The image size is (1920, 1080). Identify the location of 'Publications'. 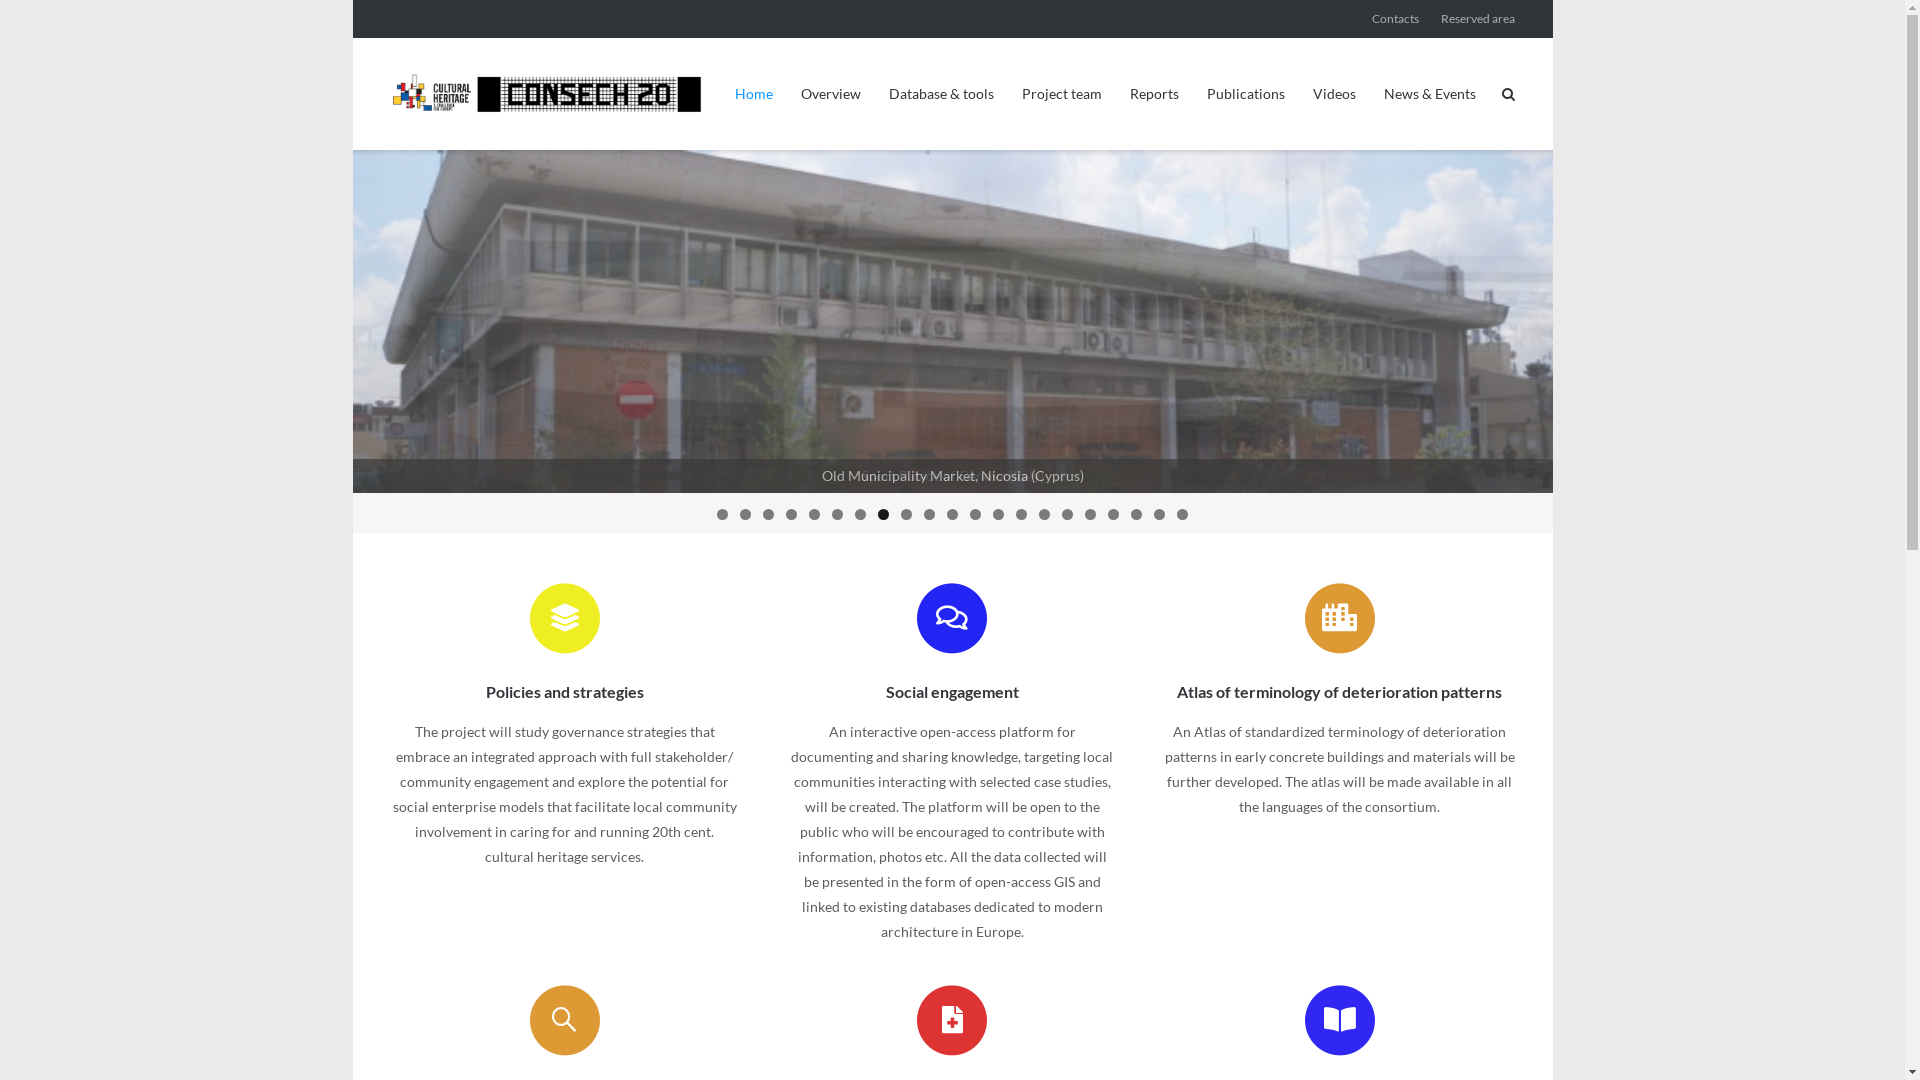
(1245, 93).